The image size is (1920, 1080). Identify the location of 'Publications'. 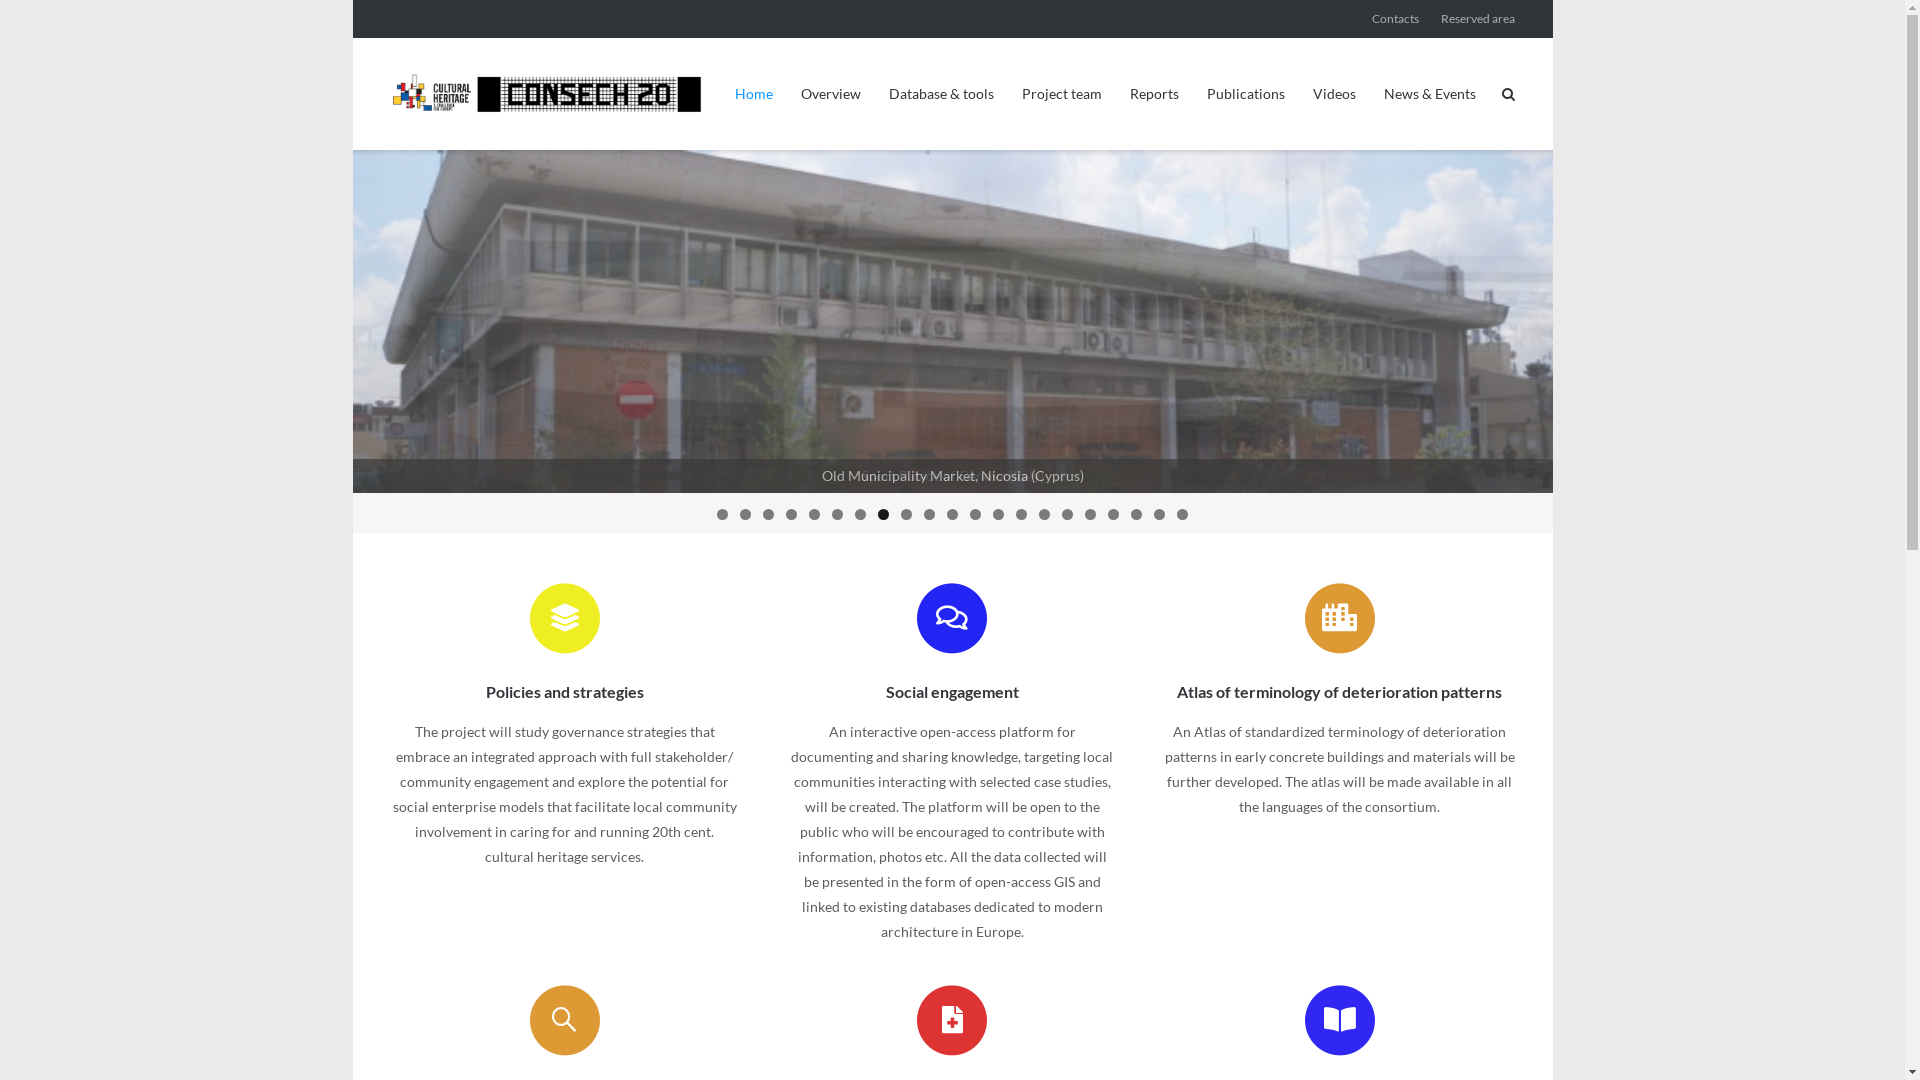
(1245, 93).